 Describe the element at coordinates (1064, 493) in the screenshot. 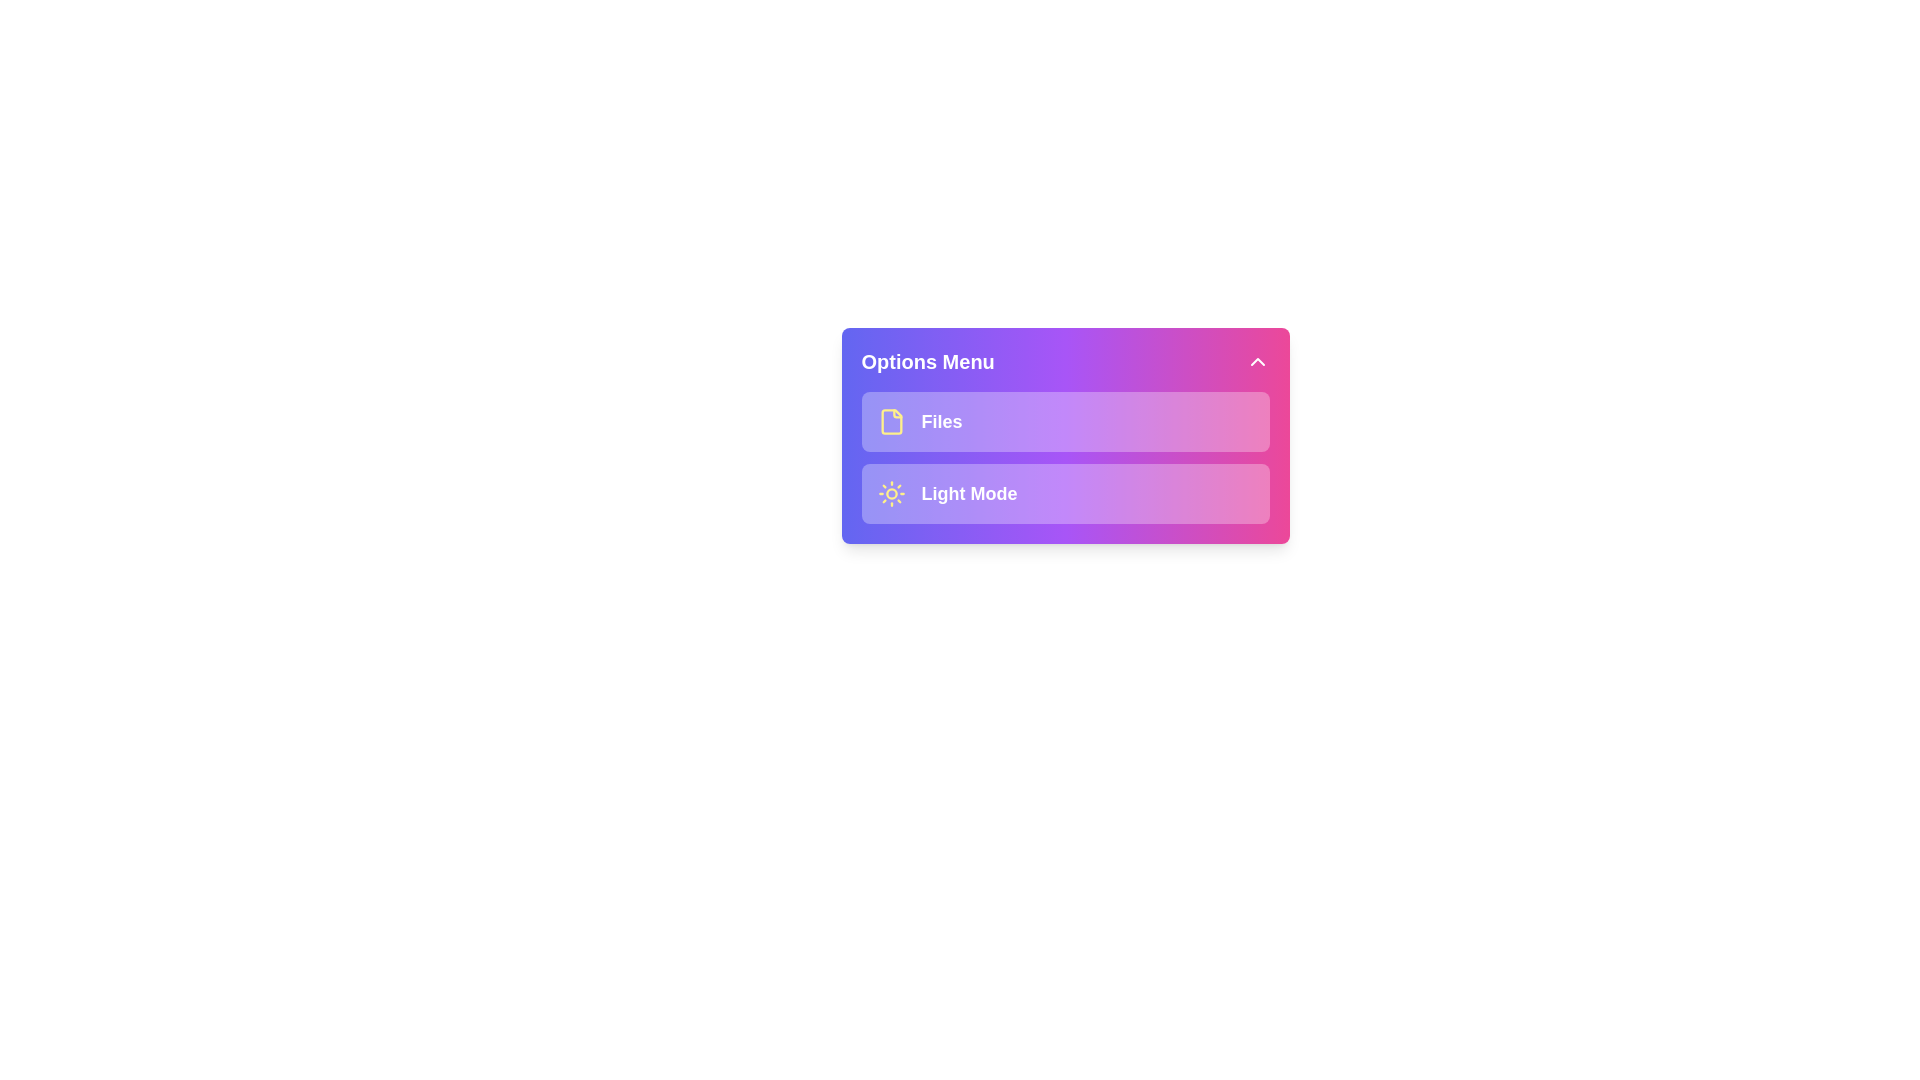

I see `the menu item Light Mode by clicking on it` at that location.